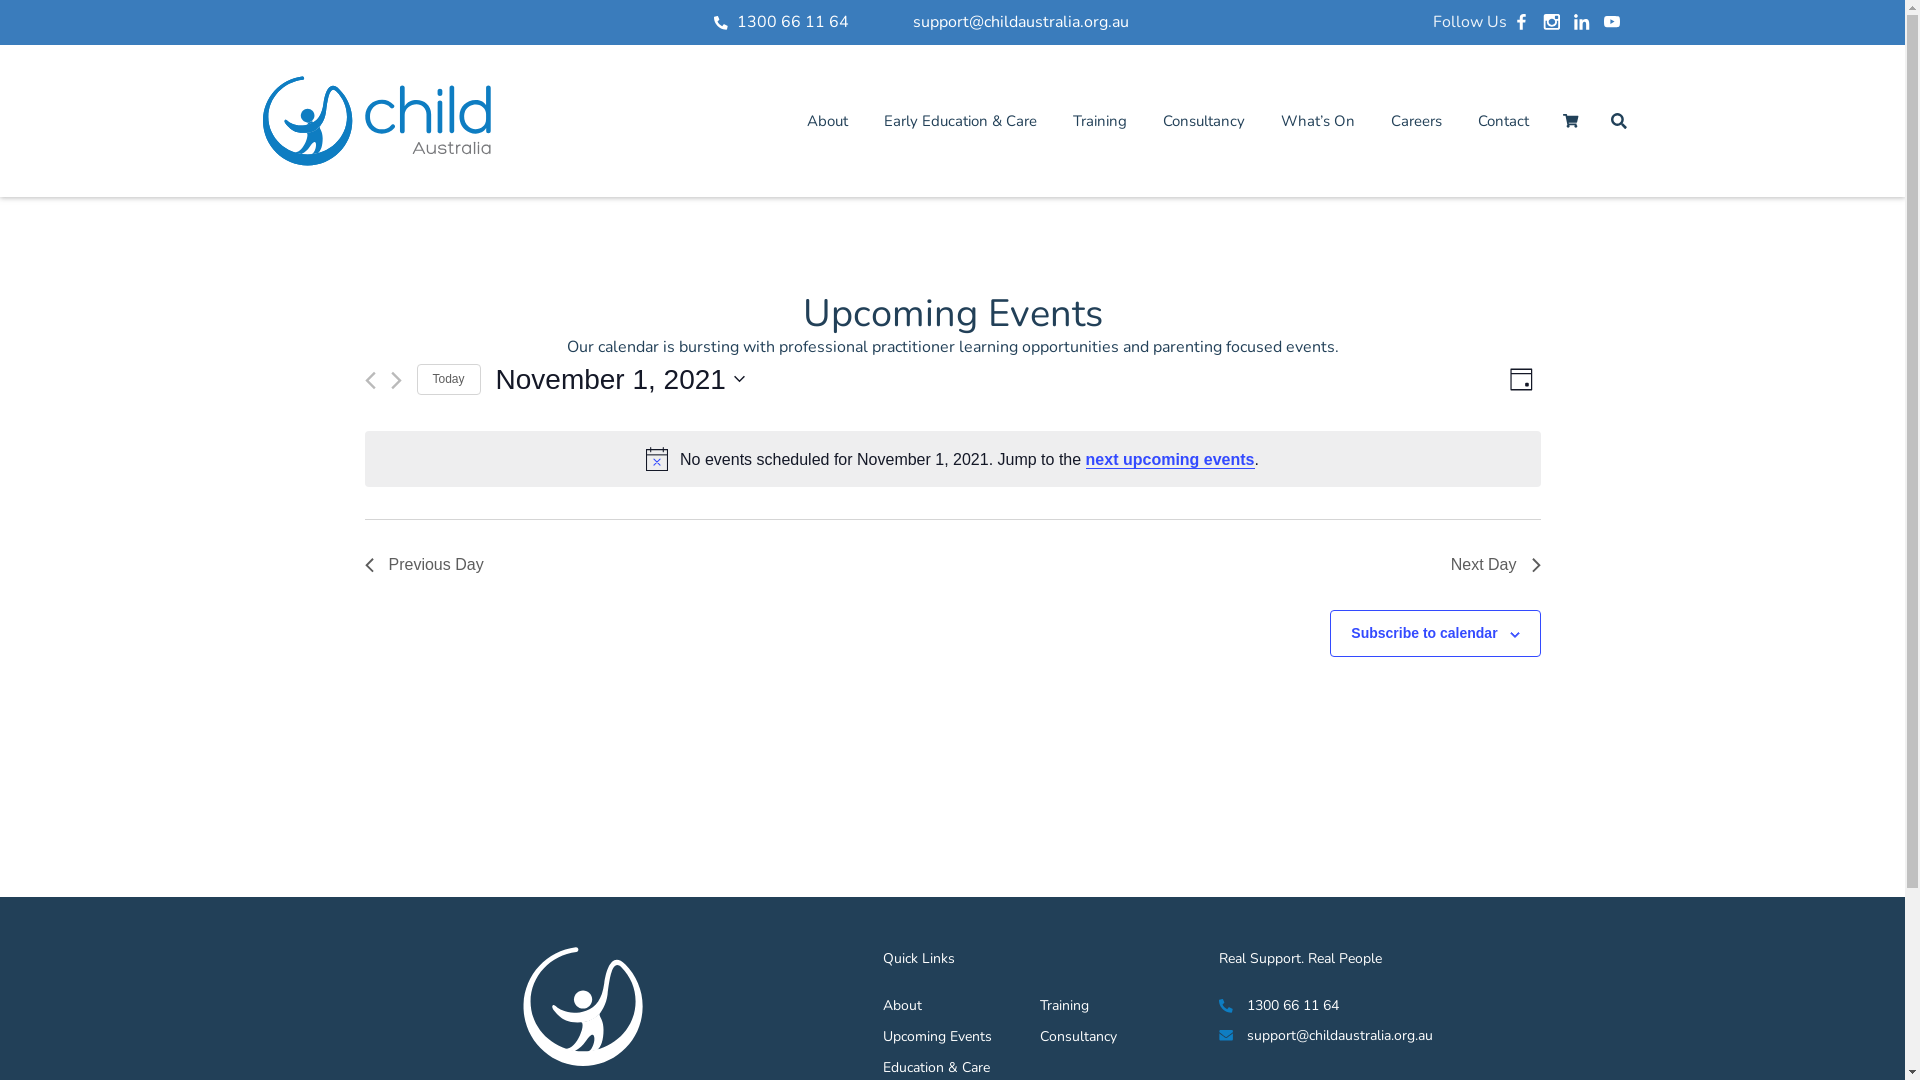 Image resolution: width=1920 pixels, height=1080 pixels. What do you see at coordinates (1568, 120) in the screenshot?
I see `'Basket'` at bounding box center [1568, 120].